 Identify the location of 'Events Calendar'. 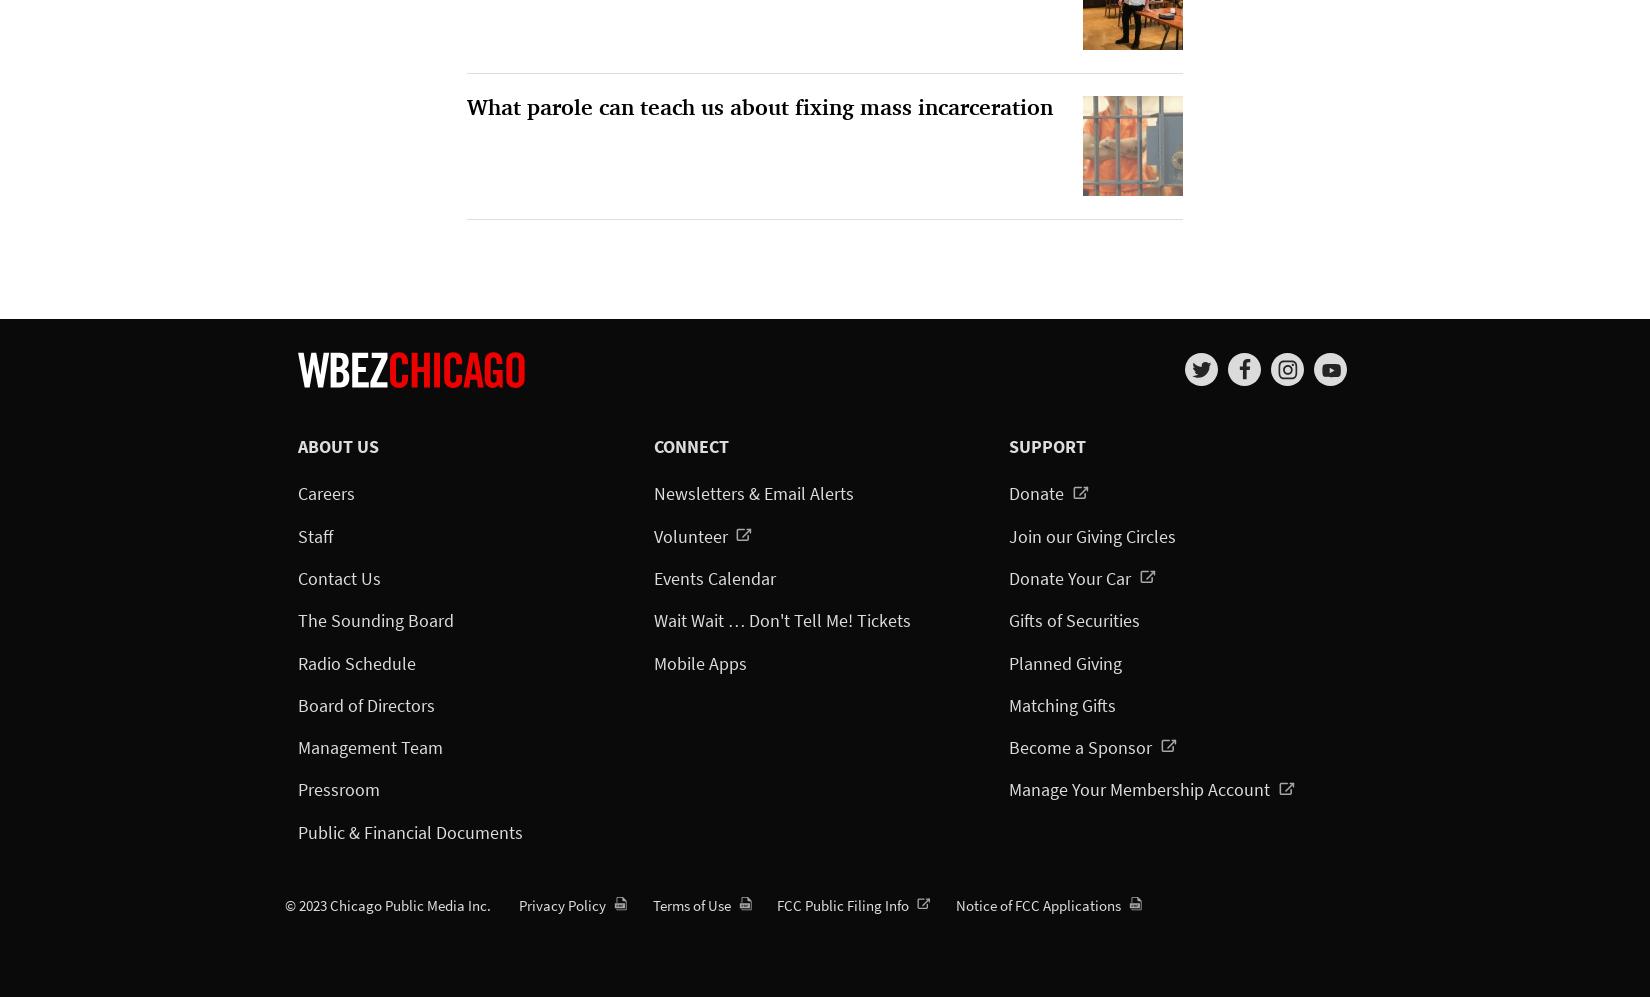
(712, 578).